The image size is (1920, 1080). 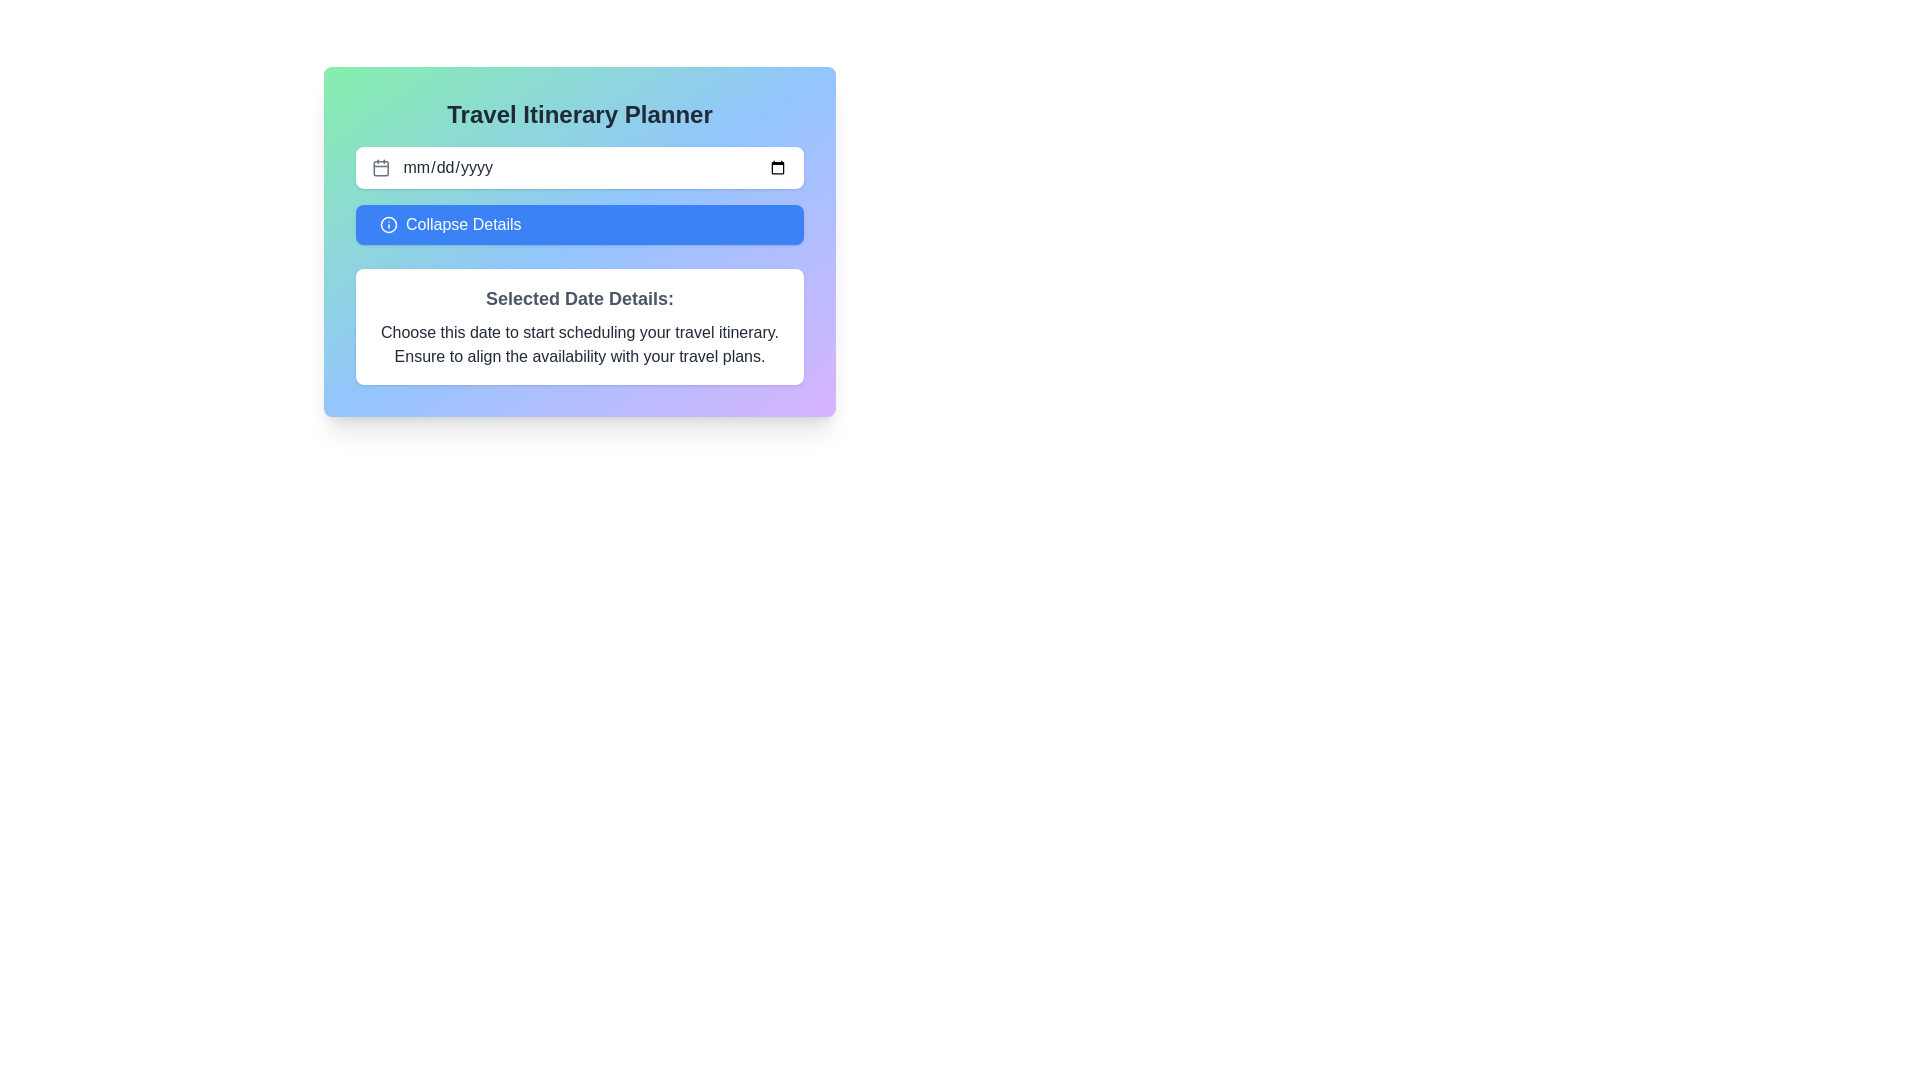 I want to click on the blue rectangular button containing the text label that collapses or hides additional details, located below the date input field, so click(x=462, y=224).